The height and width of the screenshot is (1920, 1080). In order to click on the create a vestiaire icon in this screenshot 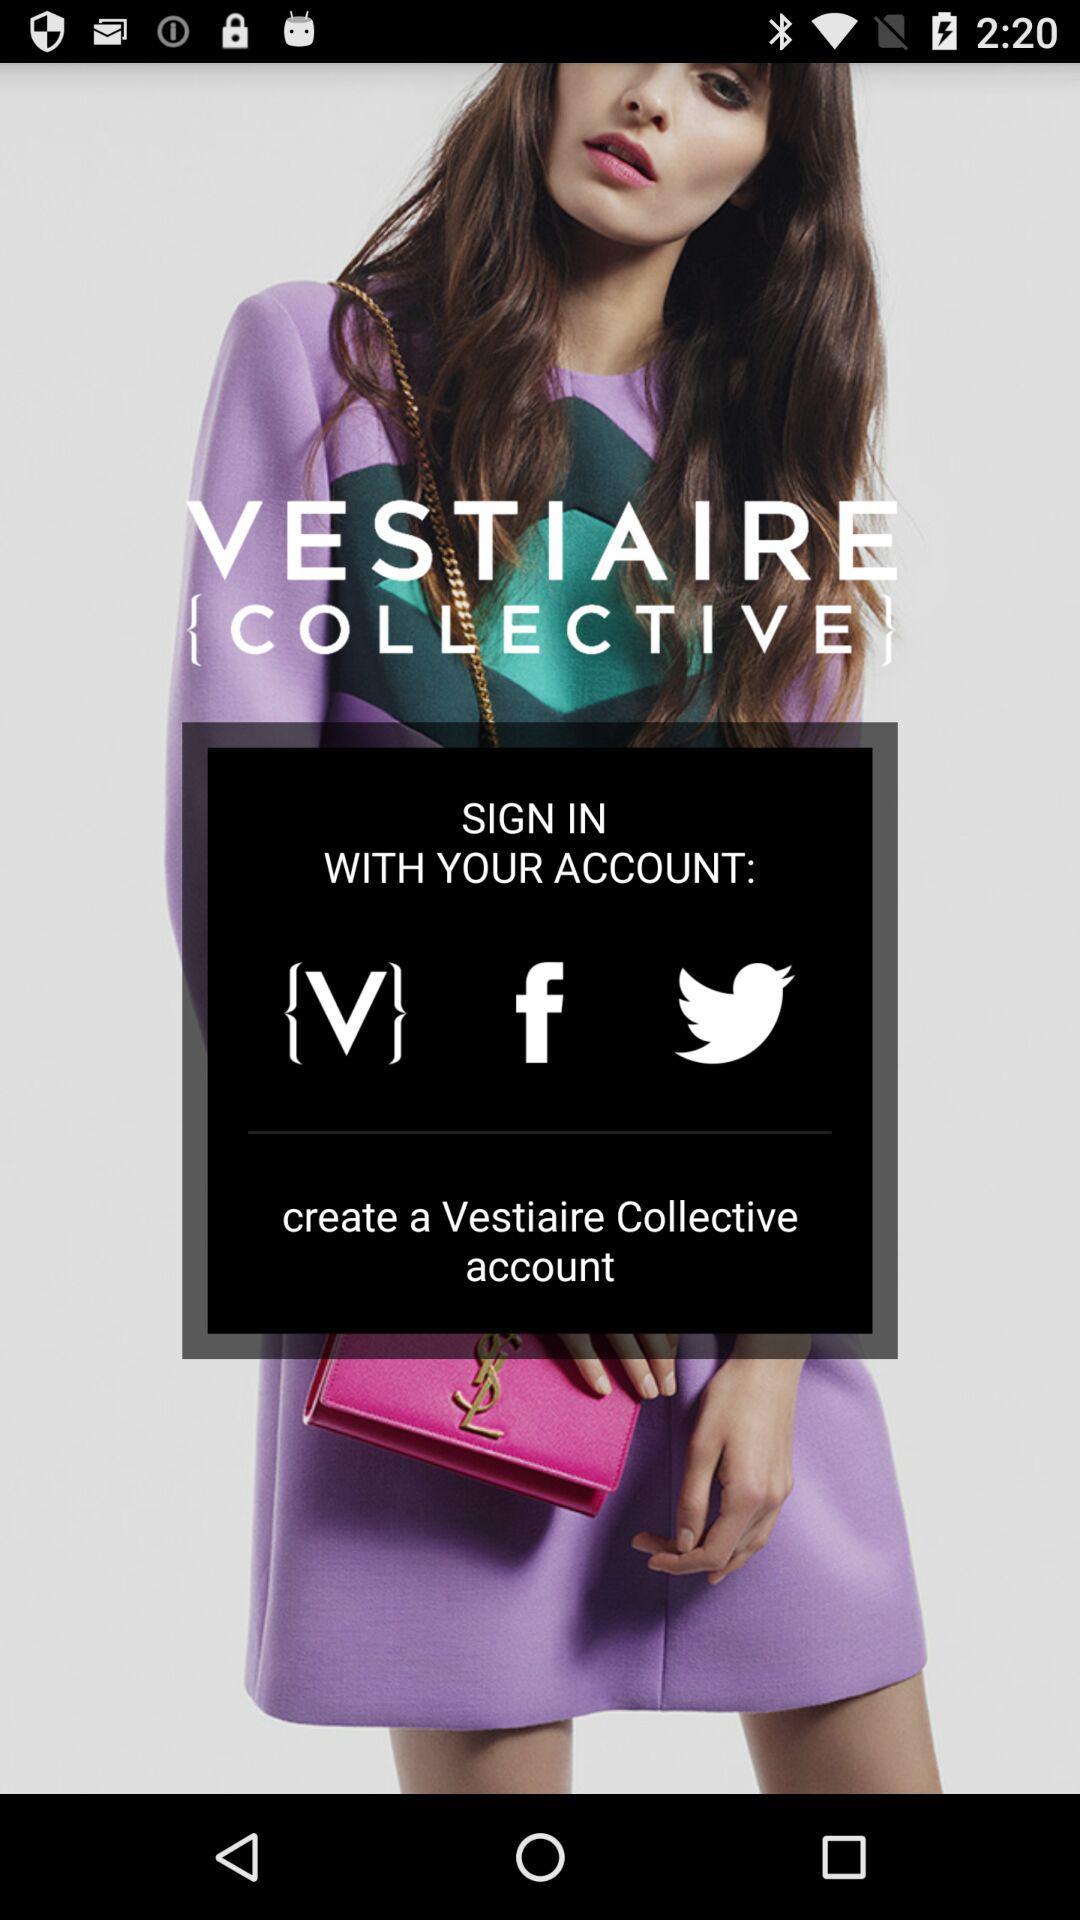, I will do `click(540, 1238)`.